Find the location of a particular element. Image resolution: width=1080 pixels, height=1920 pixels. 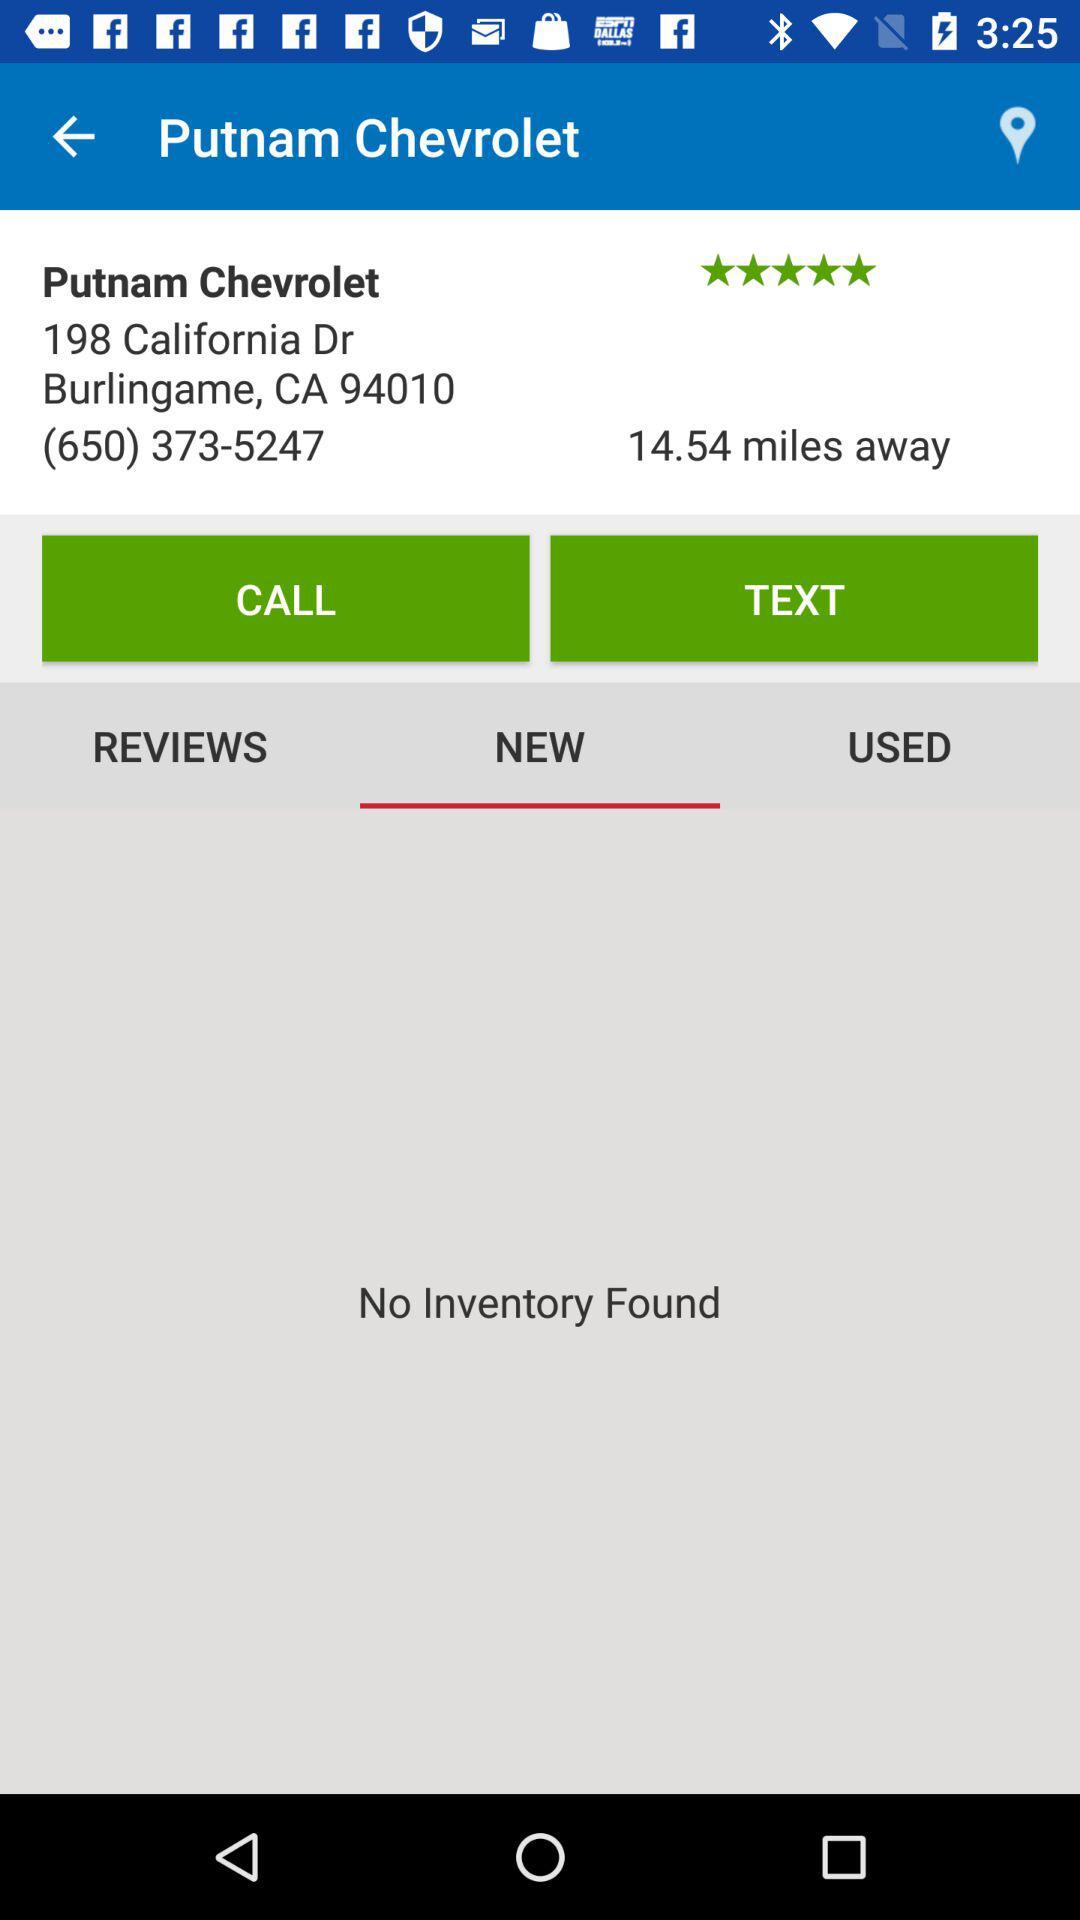

icon to the right of the putnam chevrolet item is located at coordinates (1017, 135).